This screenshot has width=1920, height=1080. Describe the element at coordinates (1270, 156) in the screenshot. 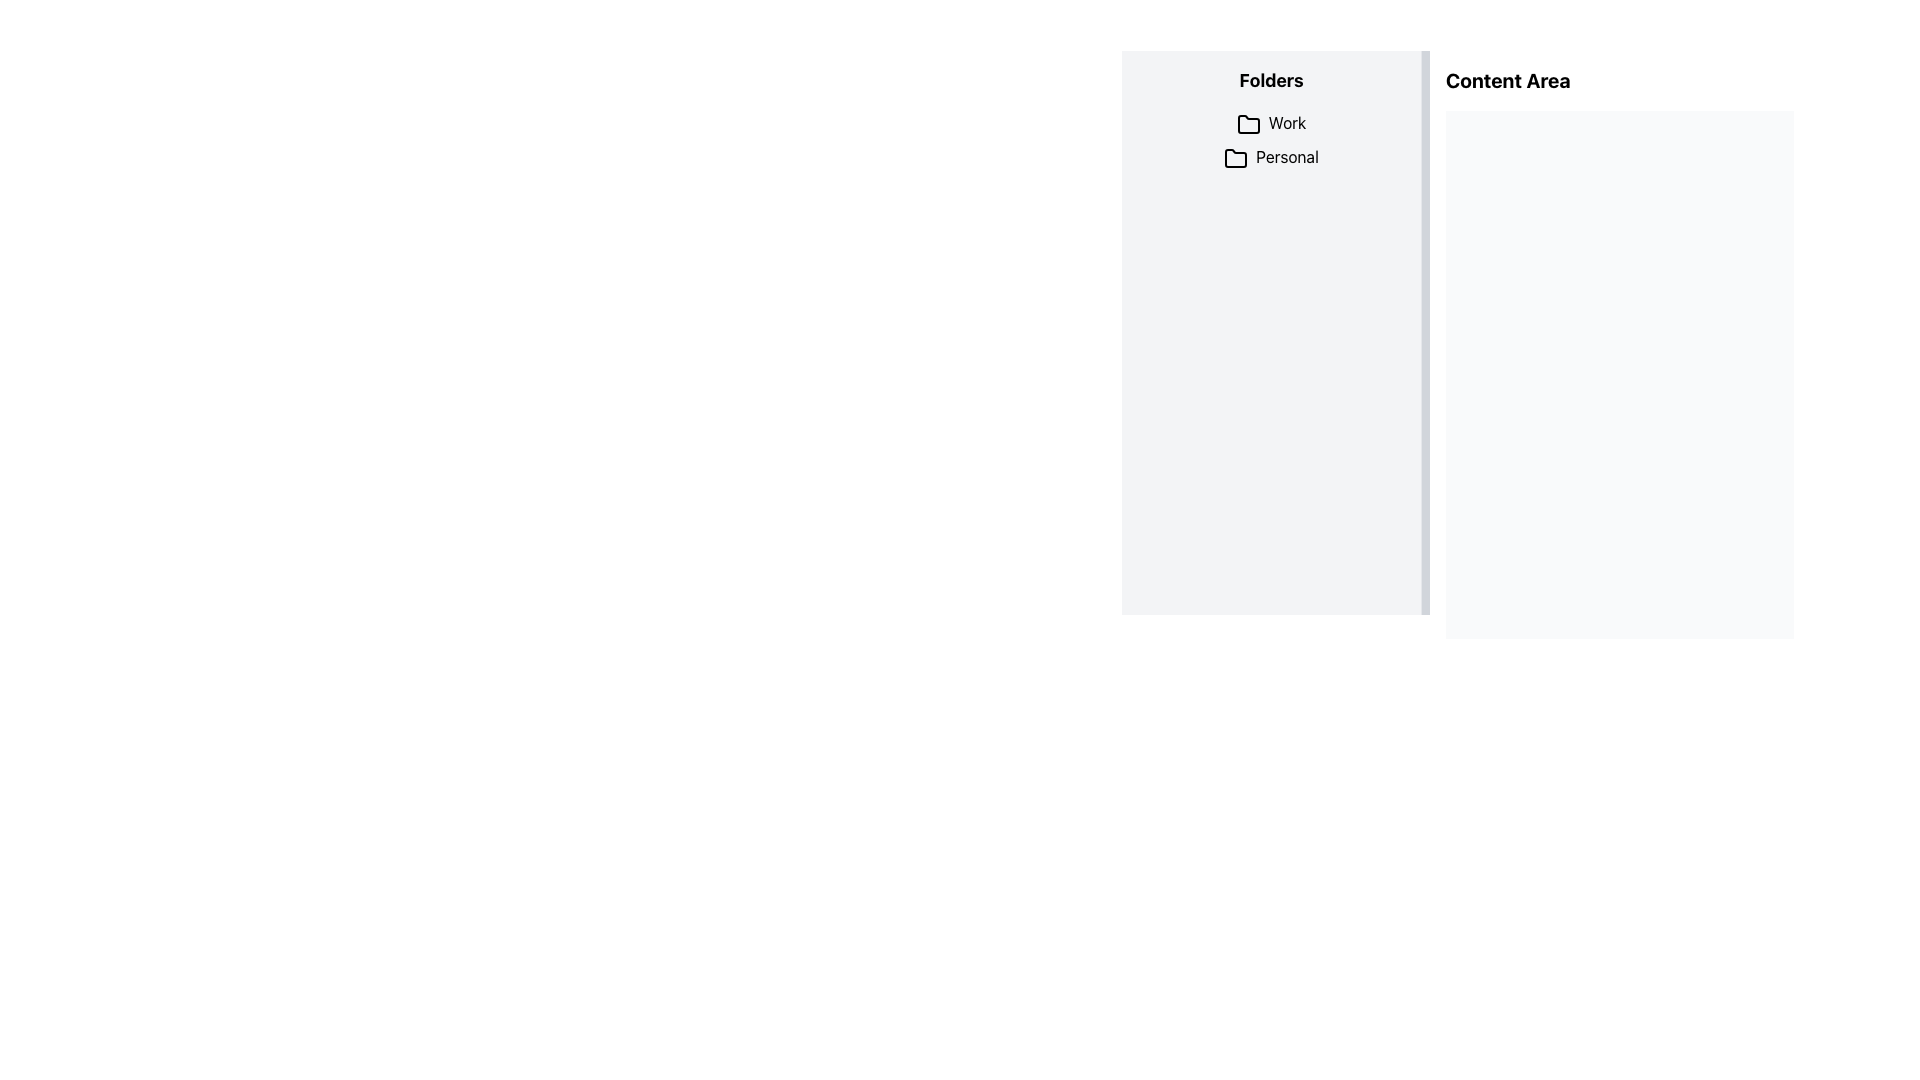

I see `the 'Personal' text label with the accompanying folder icon located under the 'Folders' header` at that location.